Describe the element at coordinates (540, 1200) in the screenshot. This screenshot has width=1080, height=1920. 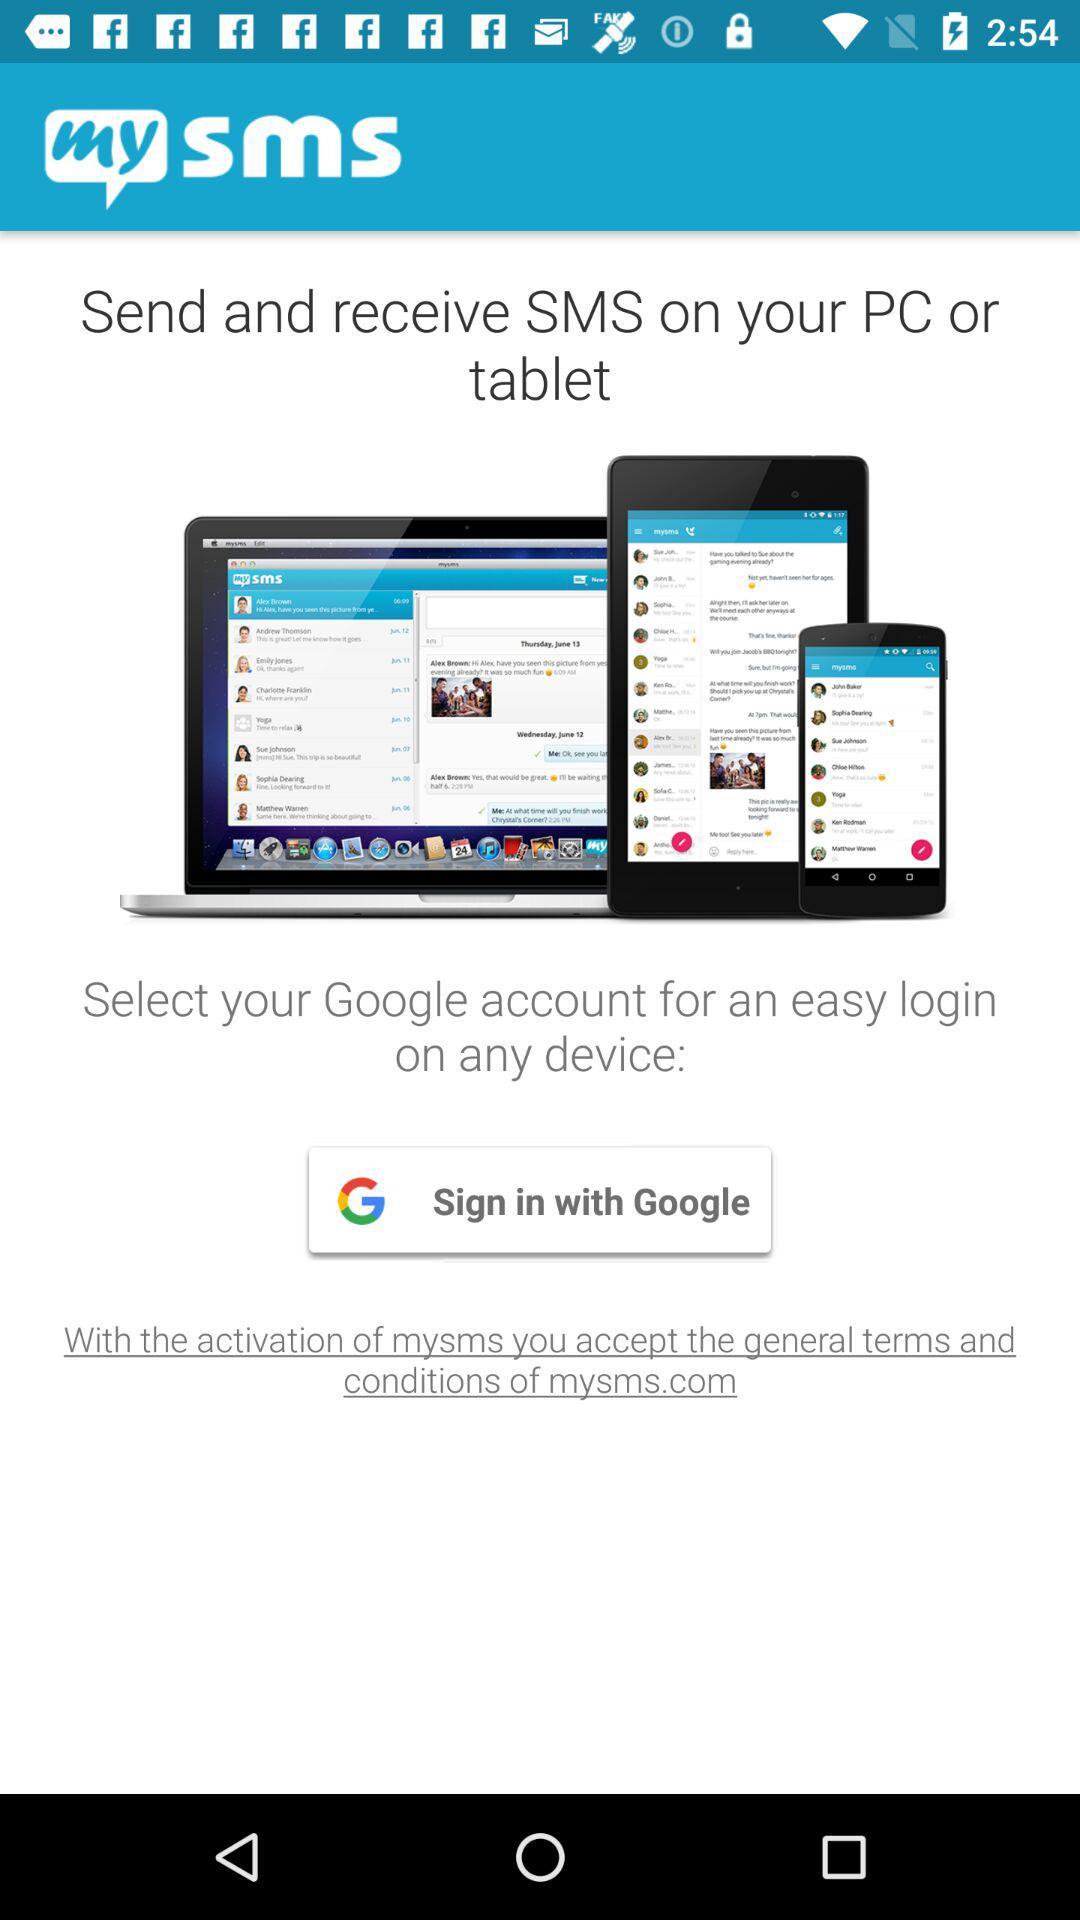
I see `the item above with the activation item` at that location.